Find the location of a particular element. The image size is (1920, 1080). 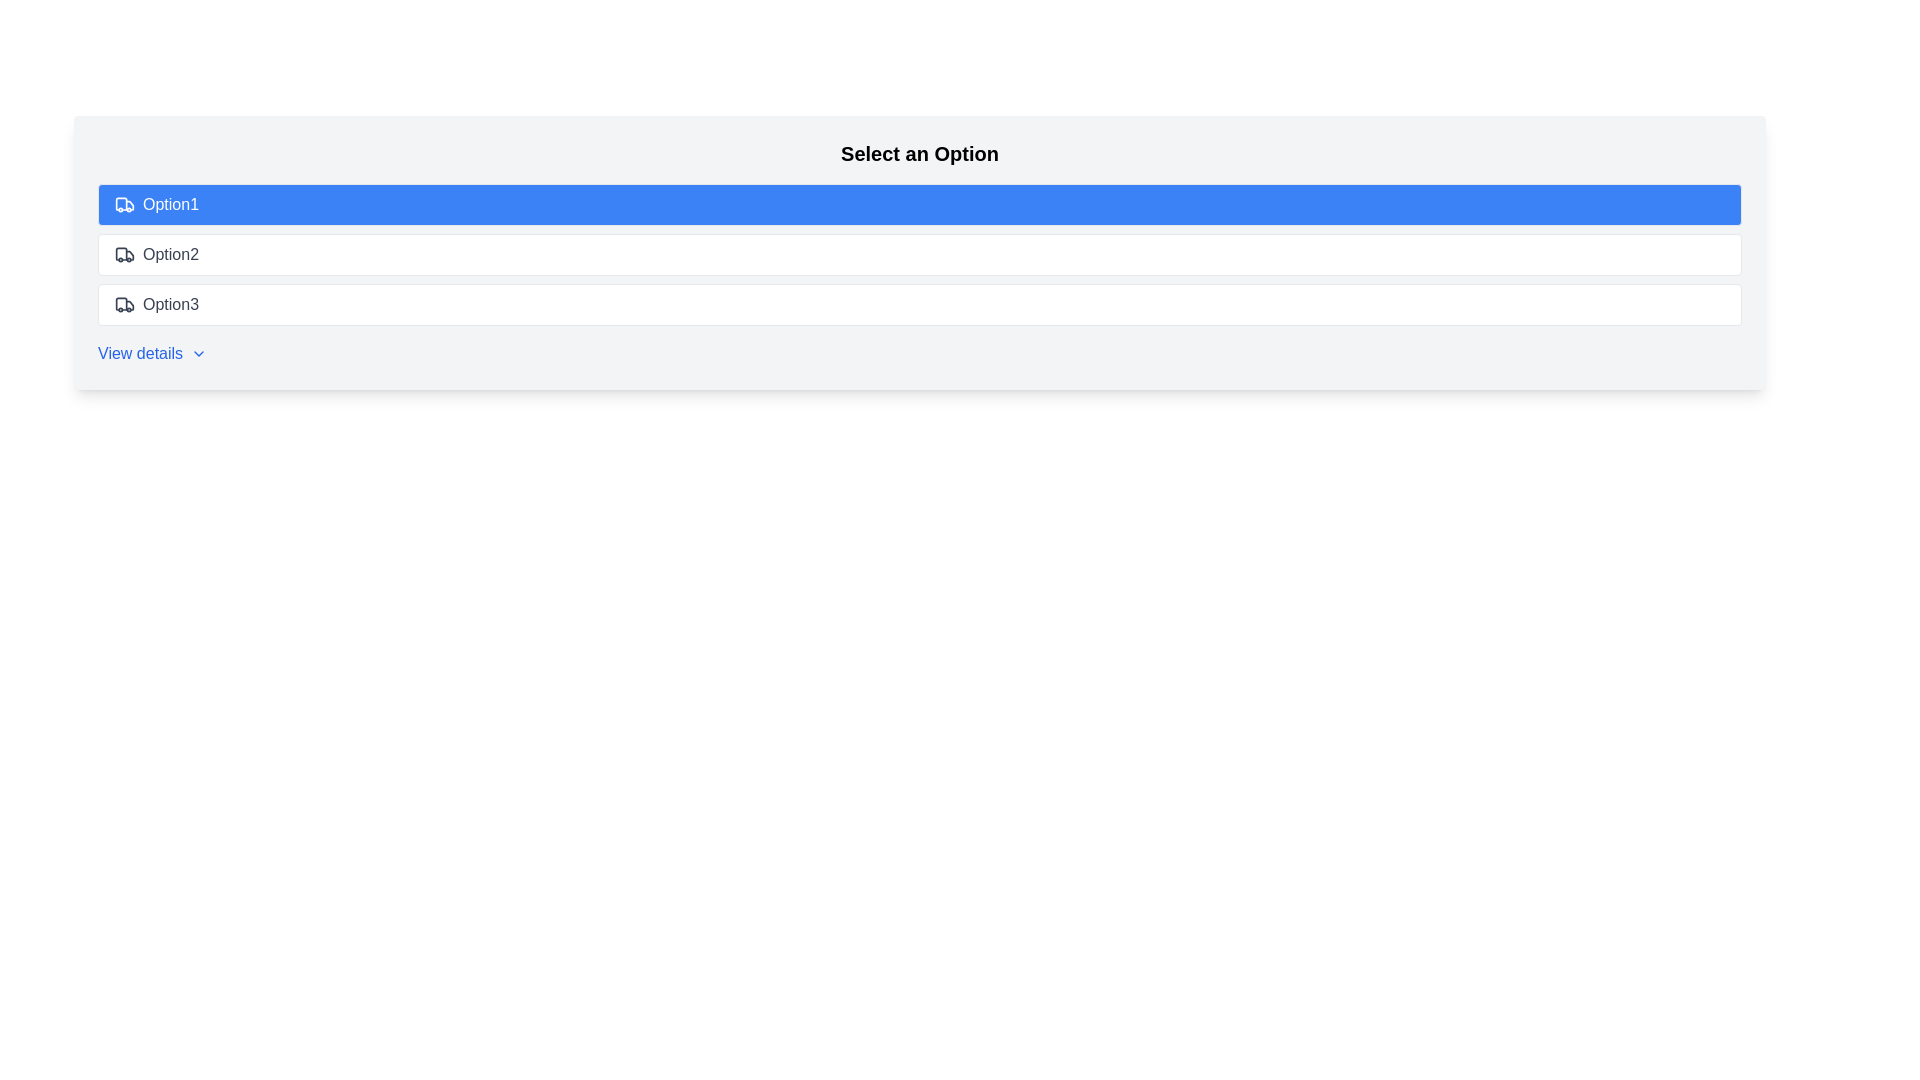

the Chevron-Down icon, located to the right of the 'View details' blue link text, to focus on it is located at coordinates (199, 353).